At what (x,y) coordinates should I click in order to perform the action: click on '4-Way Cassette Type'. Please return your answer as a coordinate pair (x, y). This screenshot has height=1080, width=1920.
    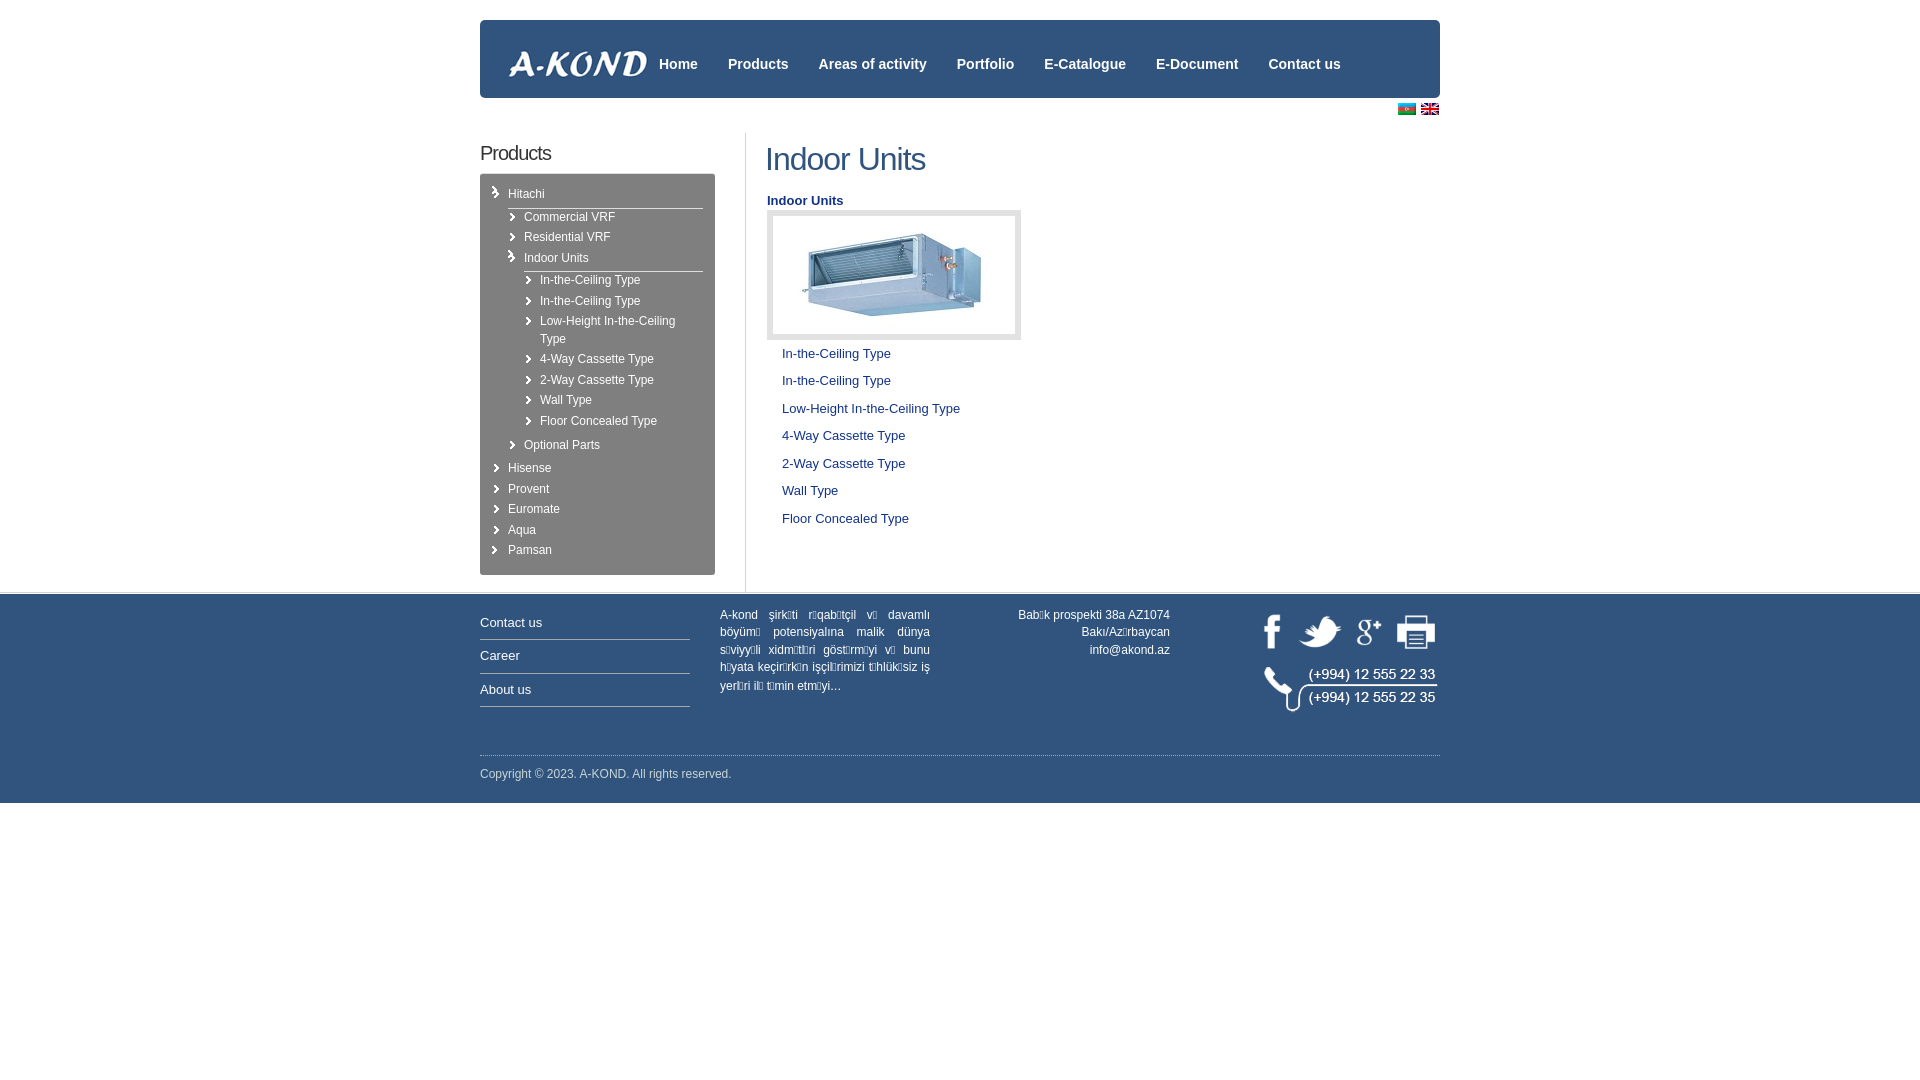
    Looking at the image, I should click on (844, 434).